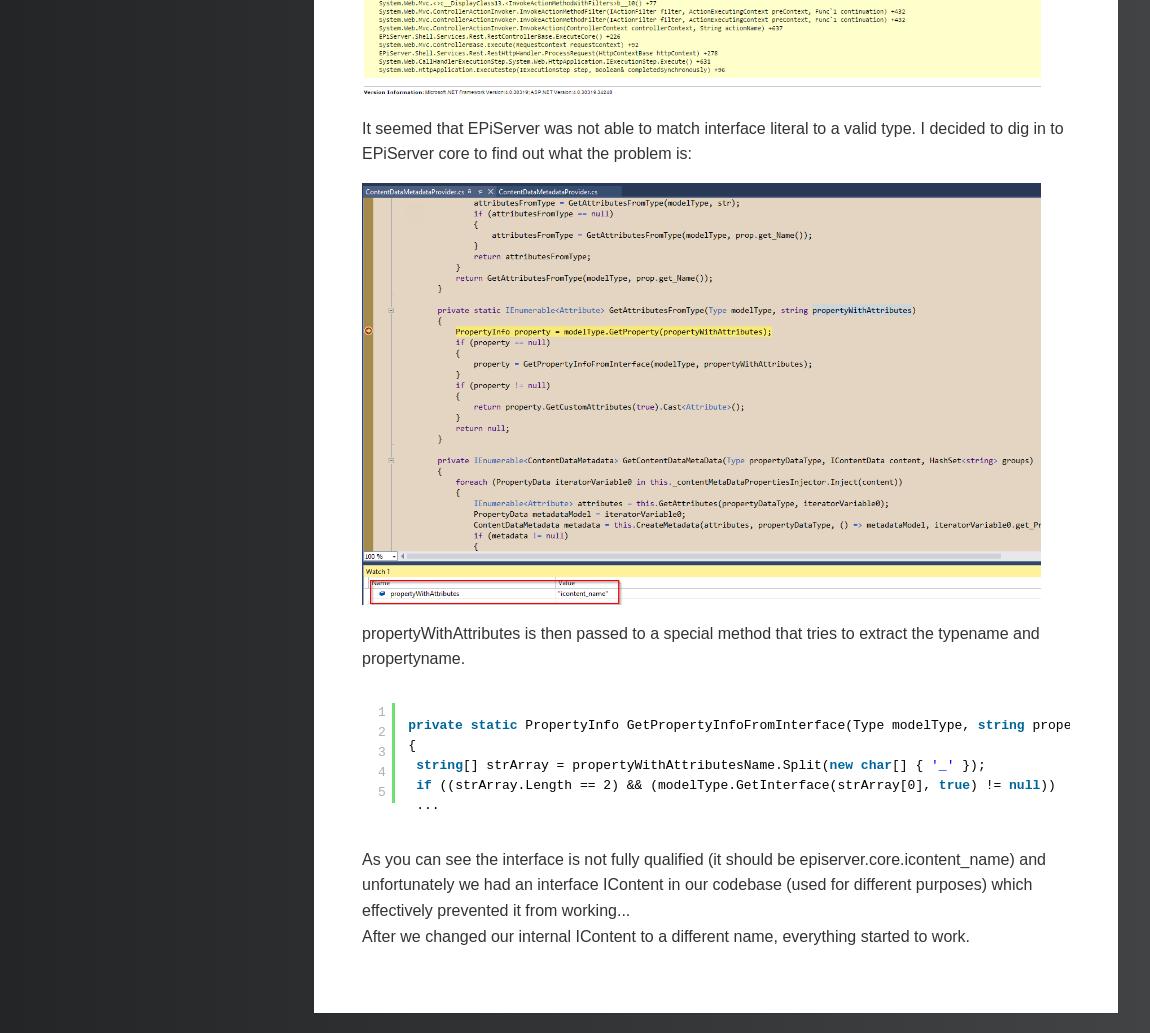  What do you see at coordinates (381, 791) in the screenshot?
I see `'5'` at bounding box center [381, 791].